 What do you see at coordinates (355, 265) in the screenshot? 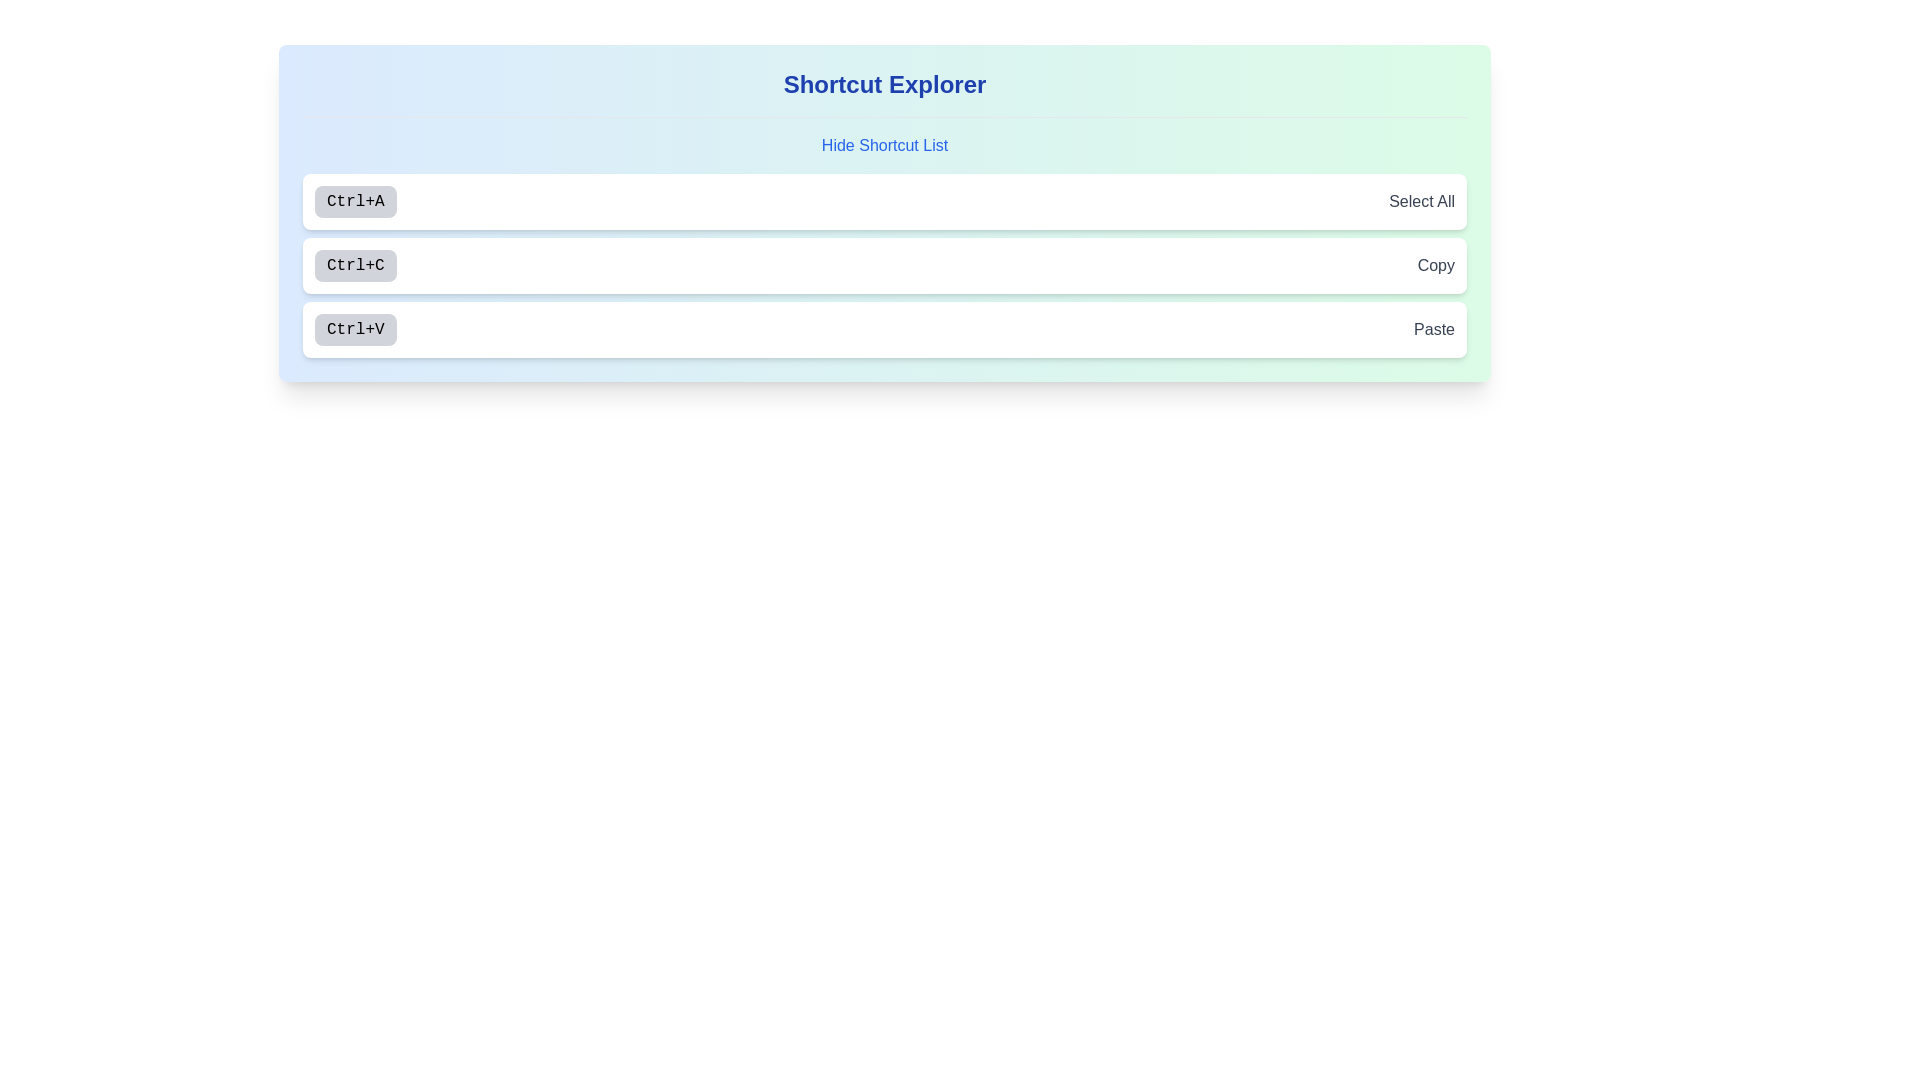
I see `the rounded rectangular label with light gray background that contains the text 'Ctrl+C'` at bounding box center [355, 265].